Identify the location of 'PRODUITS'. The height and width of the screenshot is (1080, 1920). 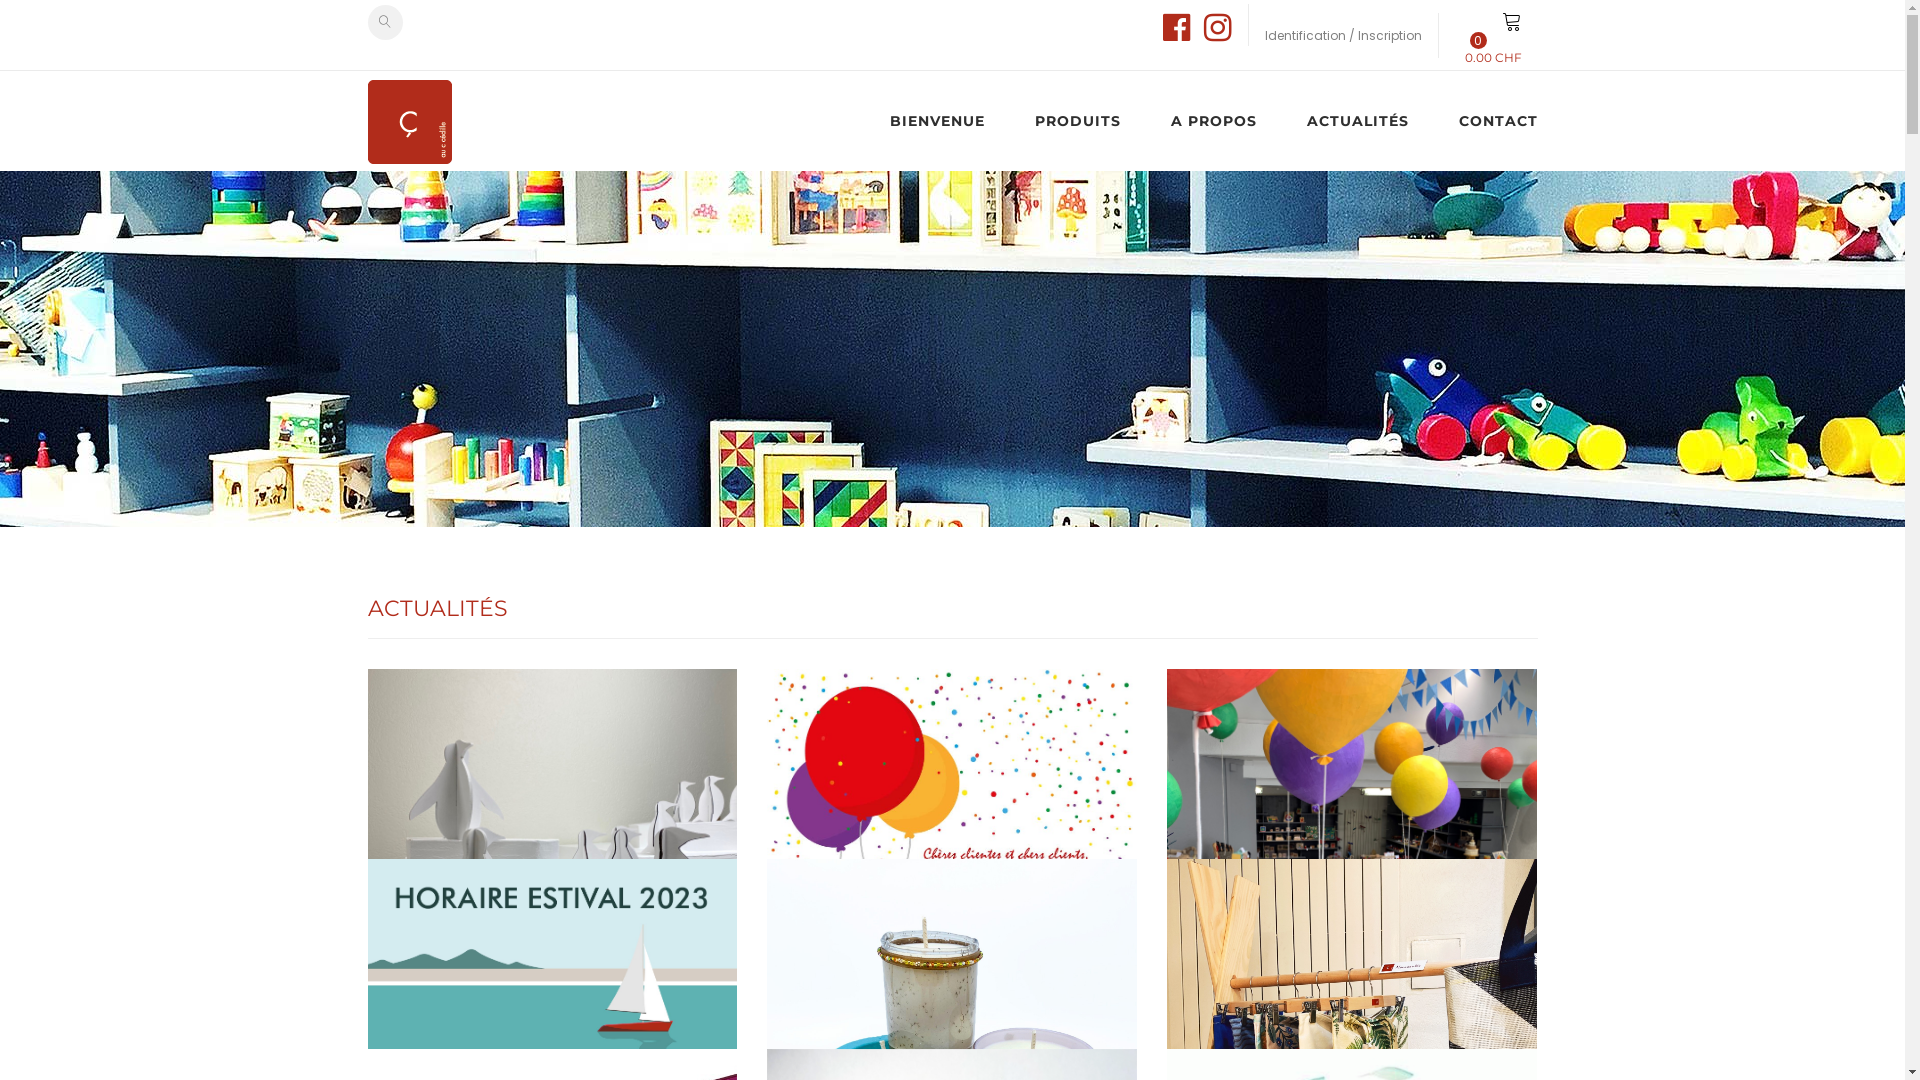
(1077, 120).